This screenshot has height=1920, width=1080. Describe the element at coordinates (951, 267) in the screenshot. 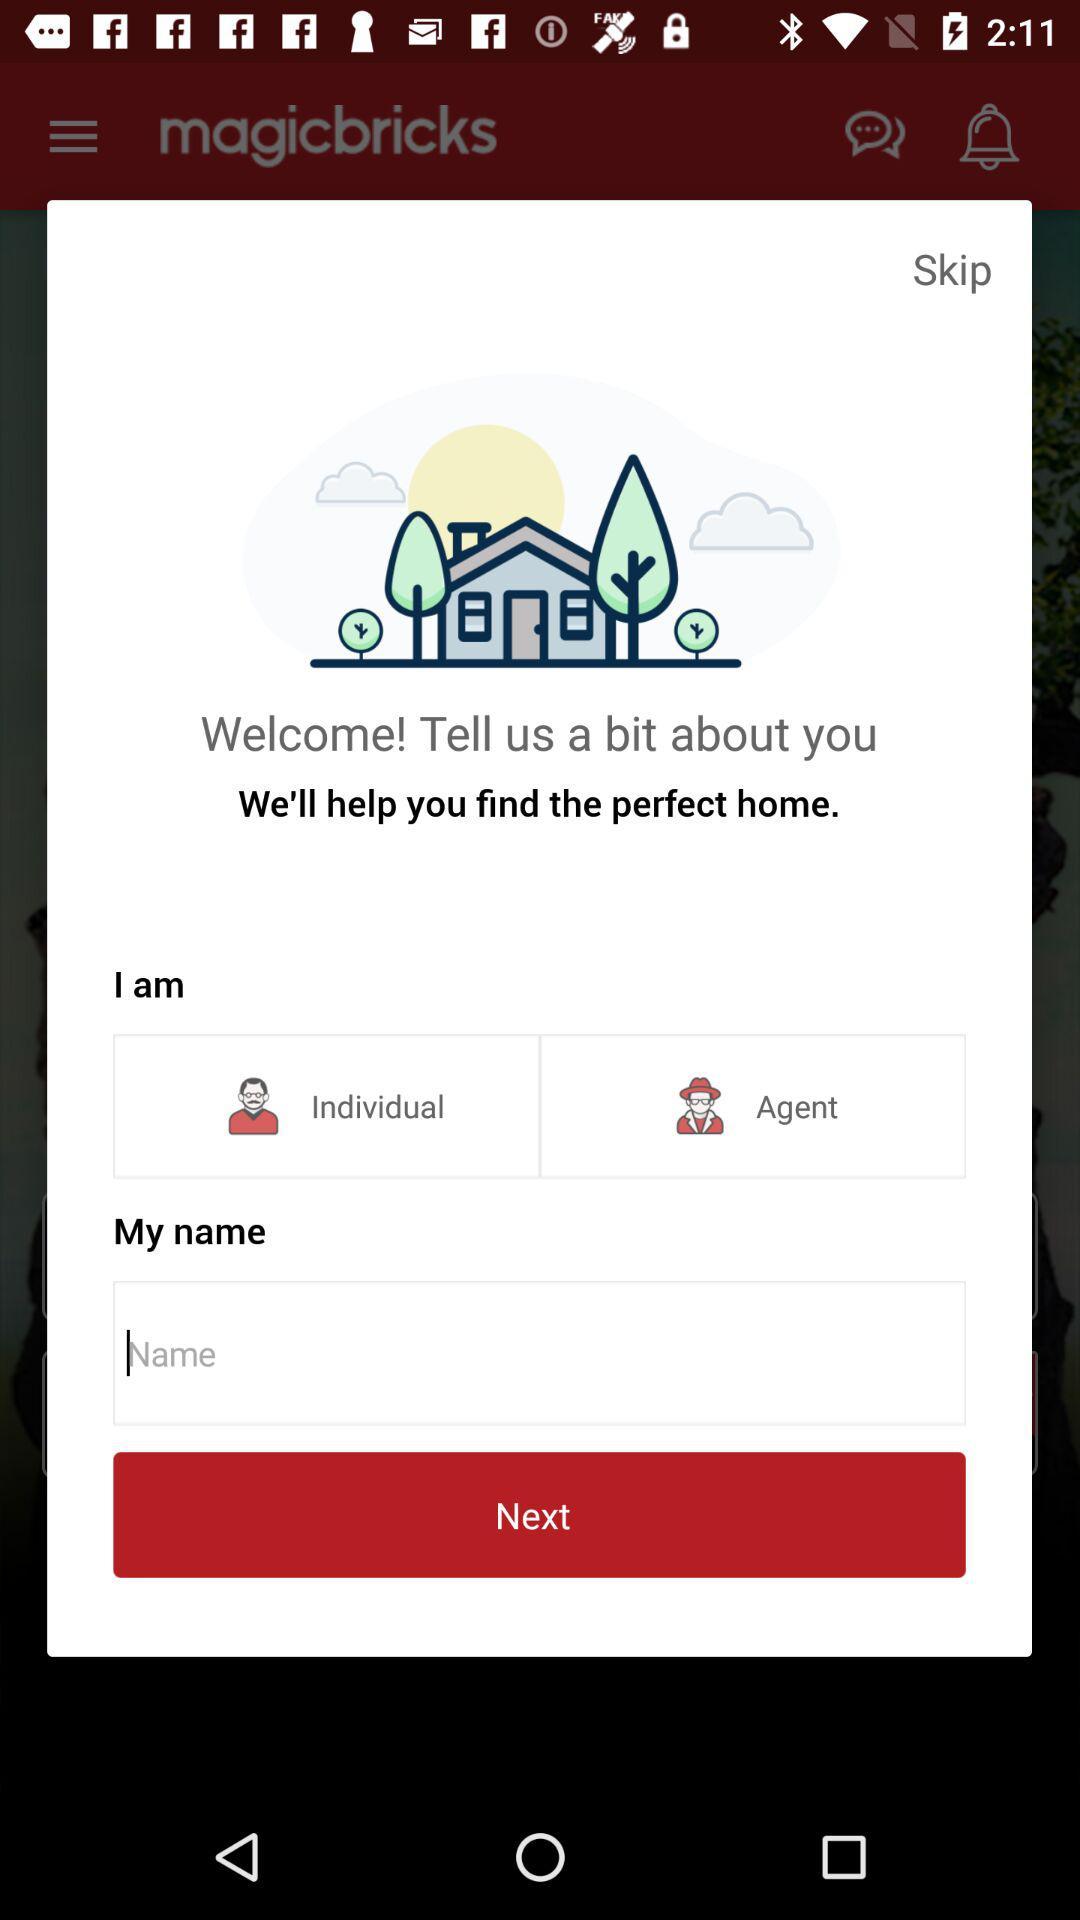

I see `icon at the top right corner` at that location.